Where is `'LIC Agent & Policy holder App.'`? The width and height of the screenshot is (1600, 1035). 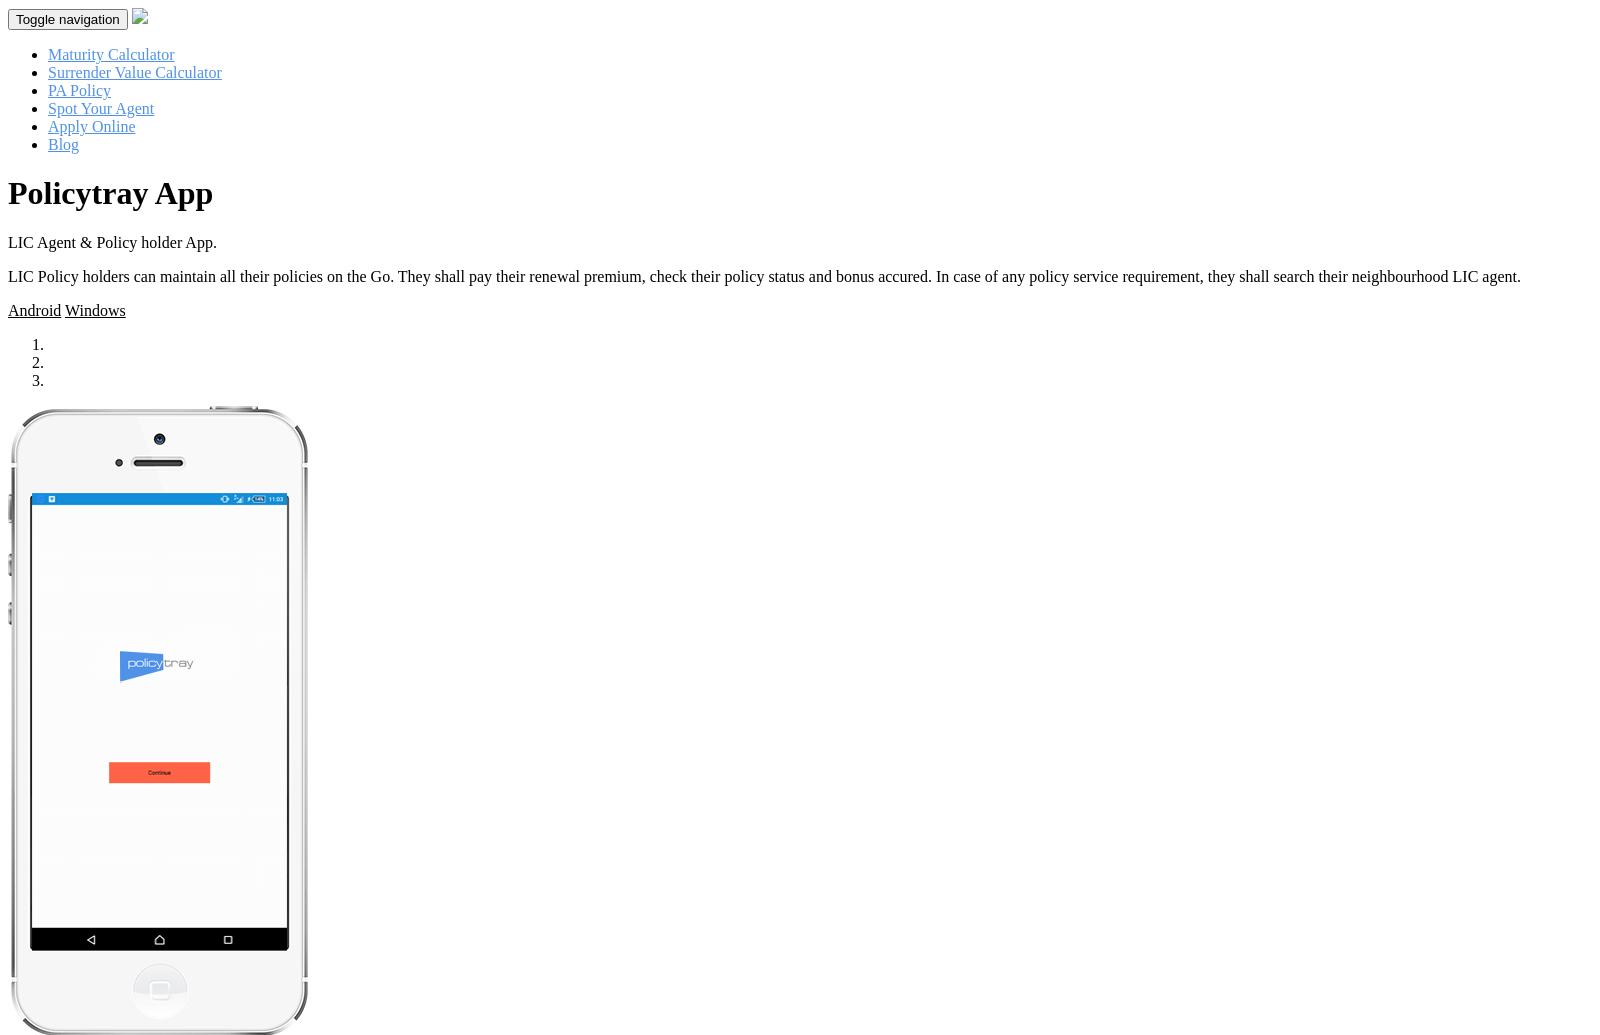 'LIC Agent & Policy holder App.' is located at coordinates (111, 241).